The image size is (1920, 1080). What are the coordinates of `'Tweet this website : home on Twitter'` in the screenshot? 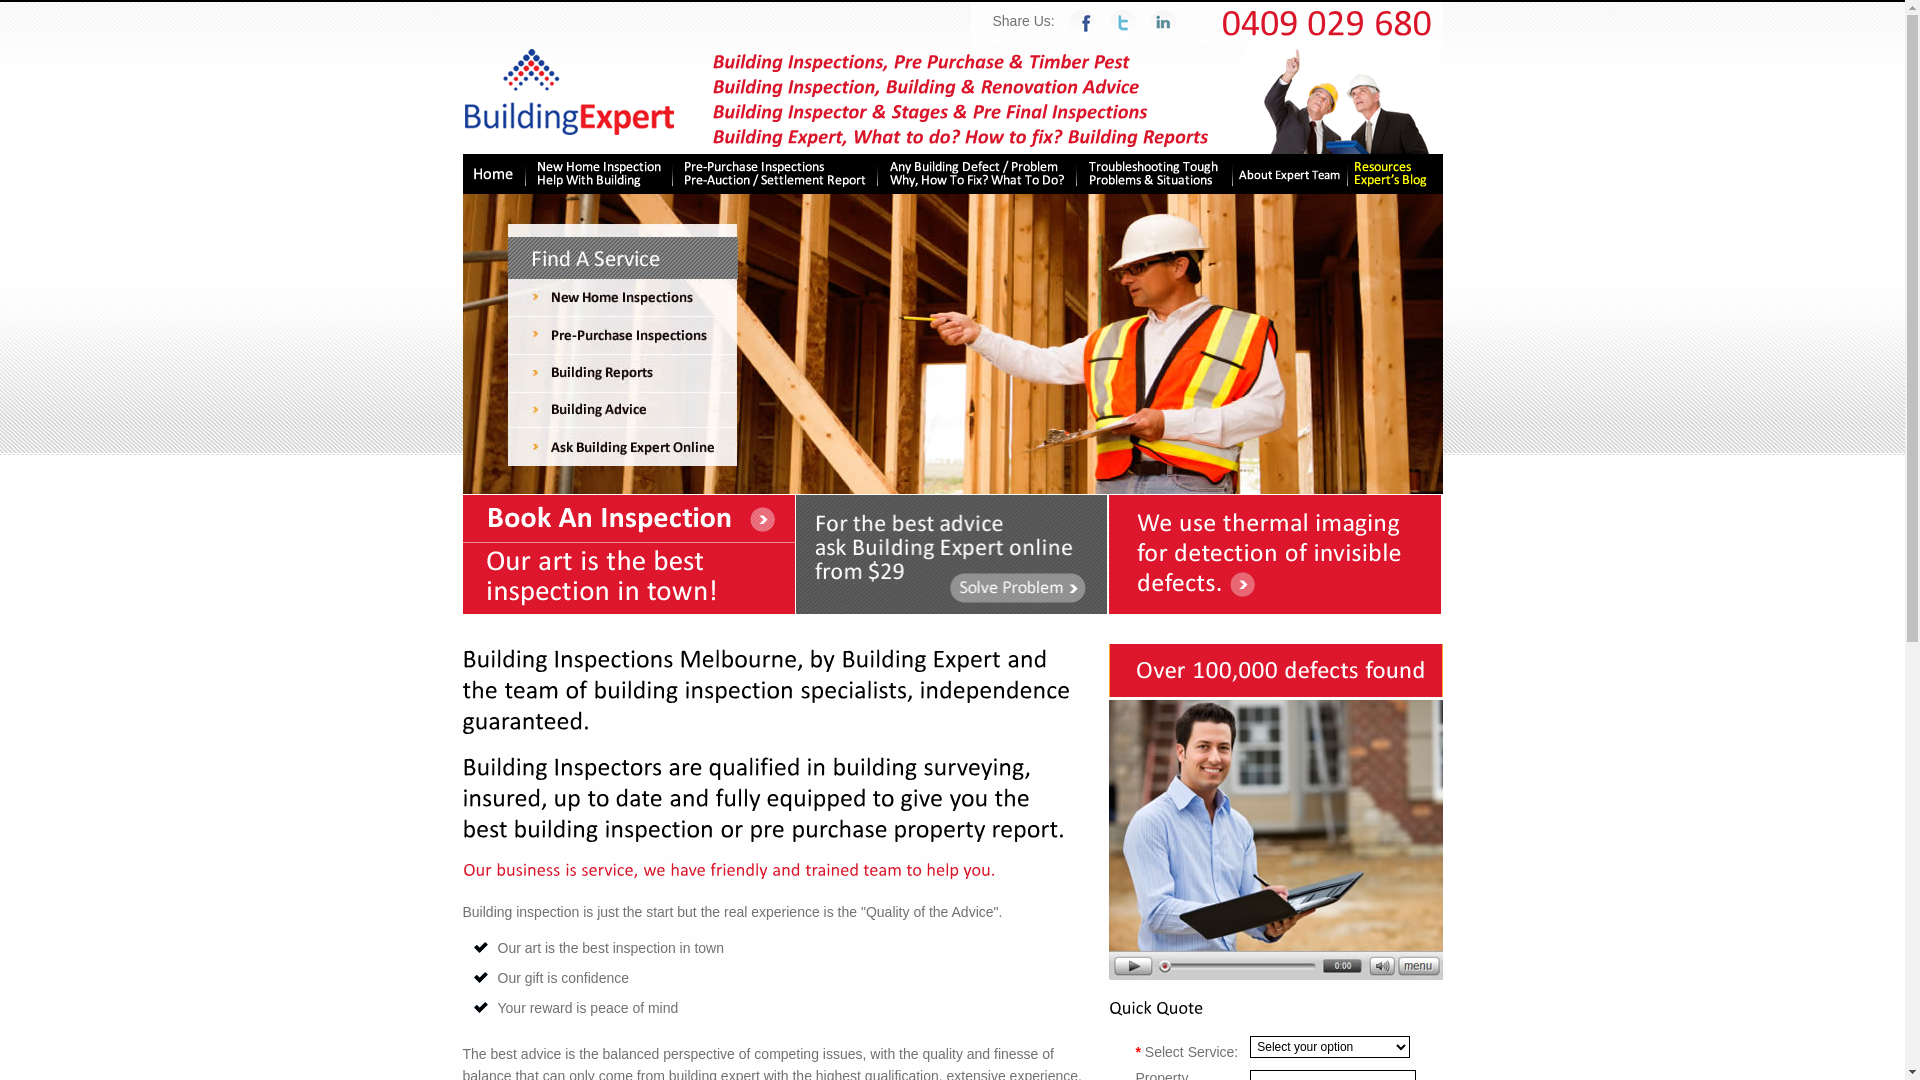 It's located at (1123, 20).